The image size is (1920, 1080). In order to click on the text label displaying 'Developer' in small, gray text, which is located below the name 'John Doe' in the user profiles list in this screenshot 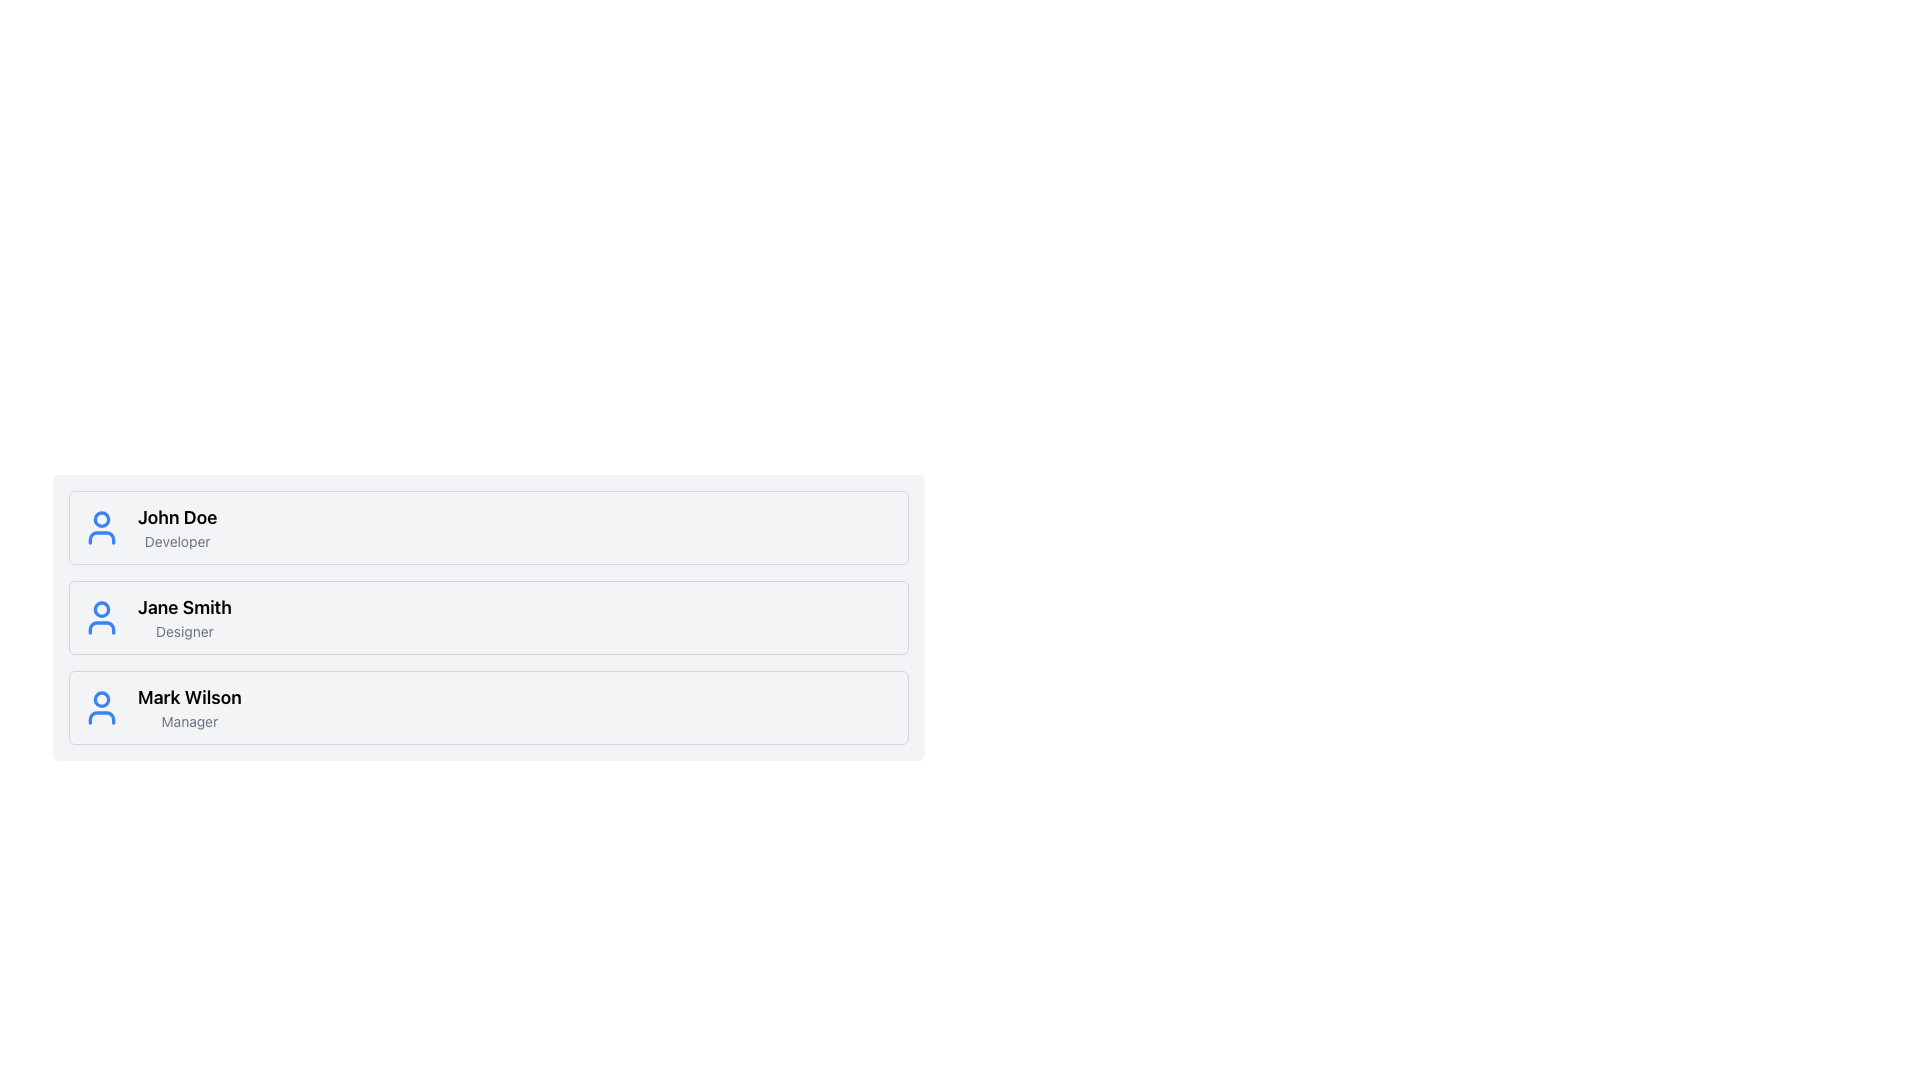, I will do `click(177, 542)`.